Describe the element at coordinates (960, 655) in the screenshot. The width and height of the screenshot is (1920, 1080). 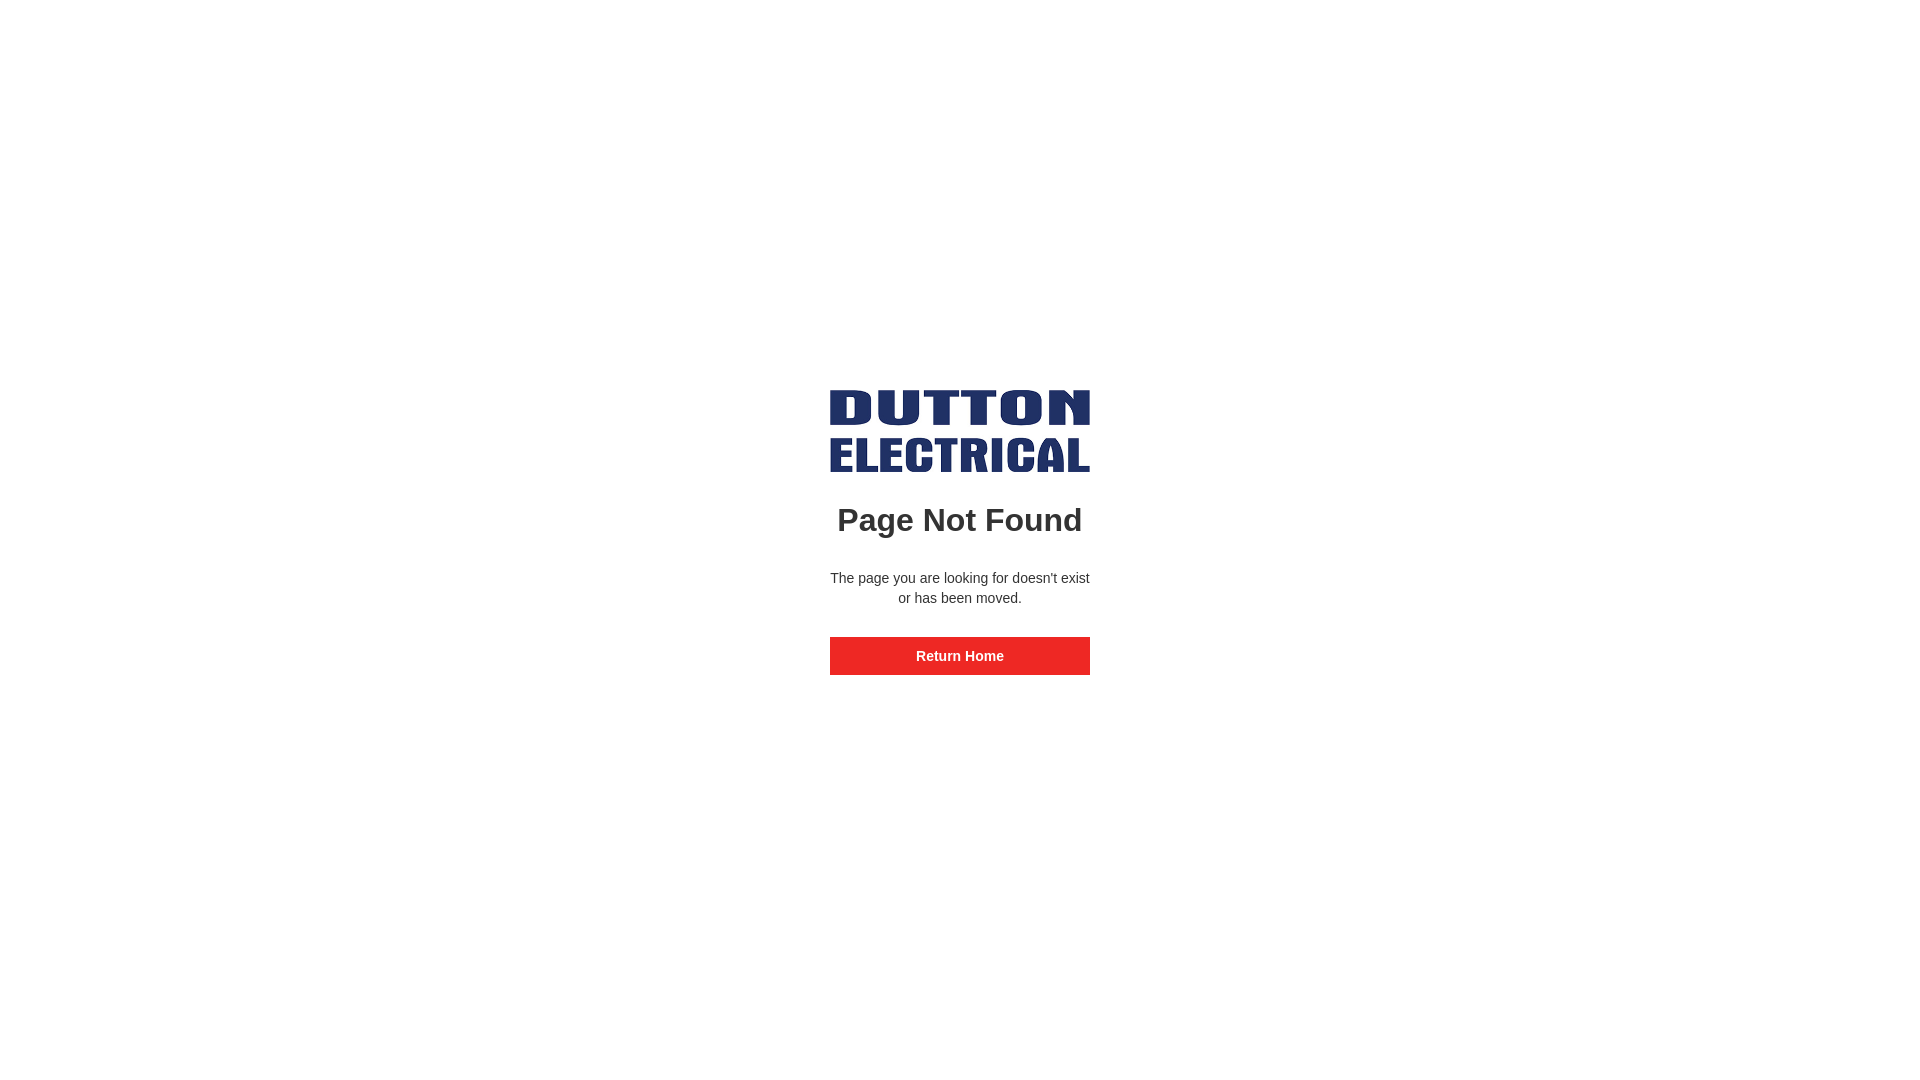
I see `'Return Home'` at that location.